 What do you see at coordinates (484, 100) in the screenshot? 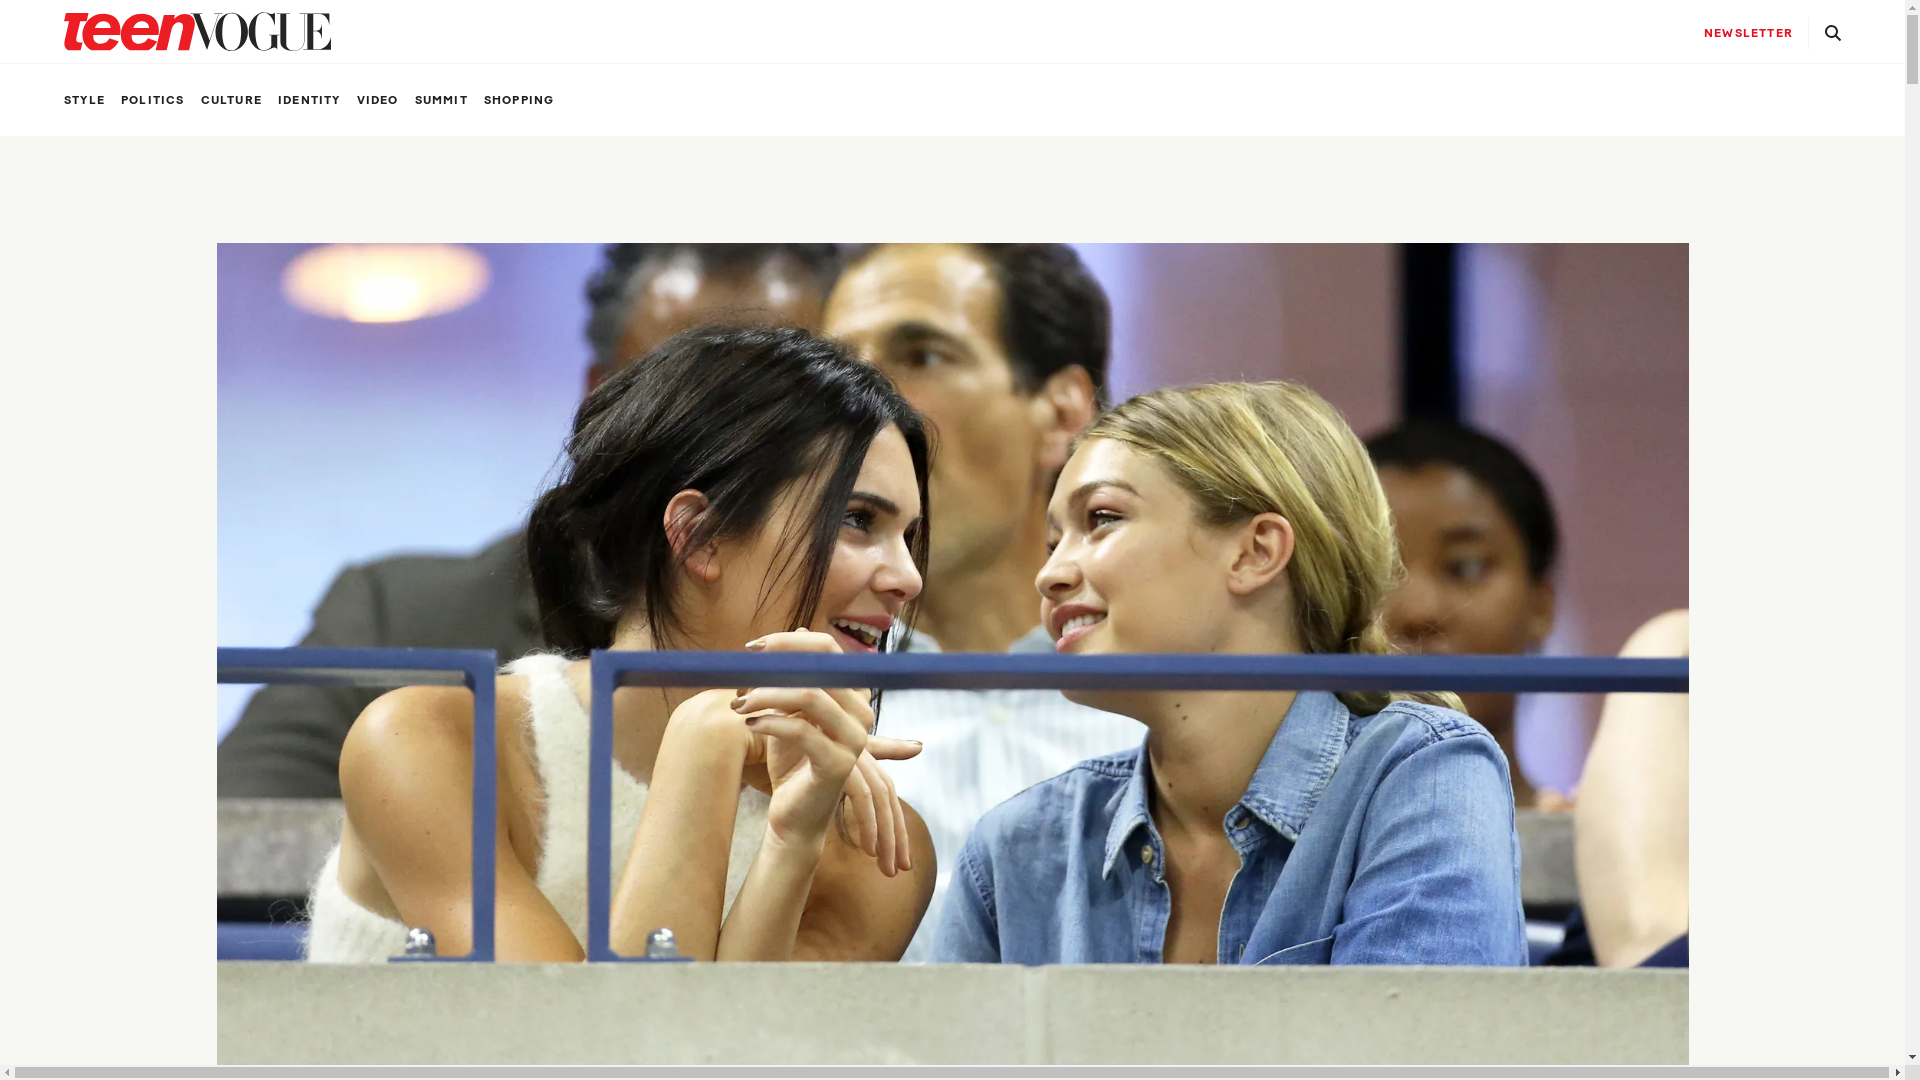
I see `'SHOPPING'` at bounding box center [484, 100].